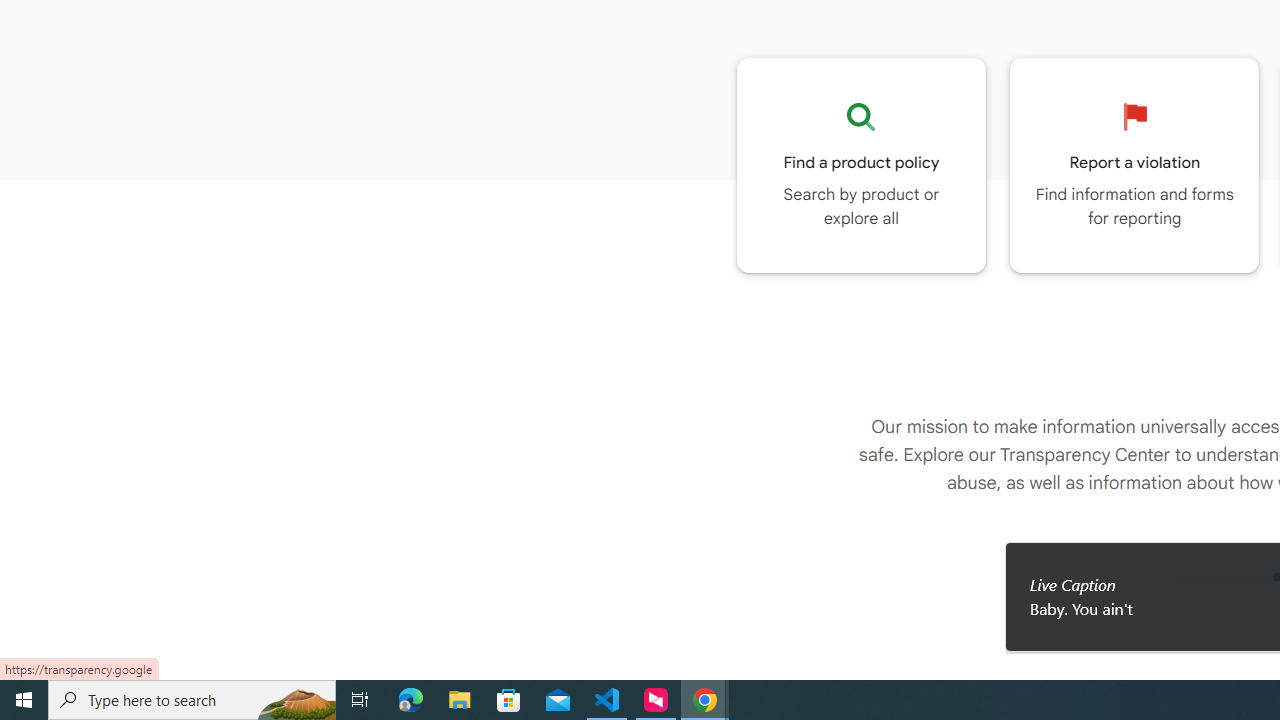  Describe the element at coordinates (861, 164) in the screenshot. I see `'Go to the Product policy page'` at that location.